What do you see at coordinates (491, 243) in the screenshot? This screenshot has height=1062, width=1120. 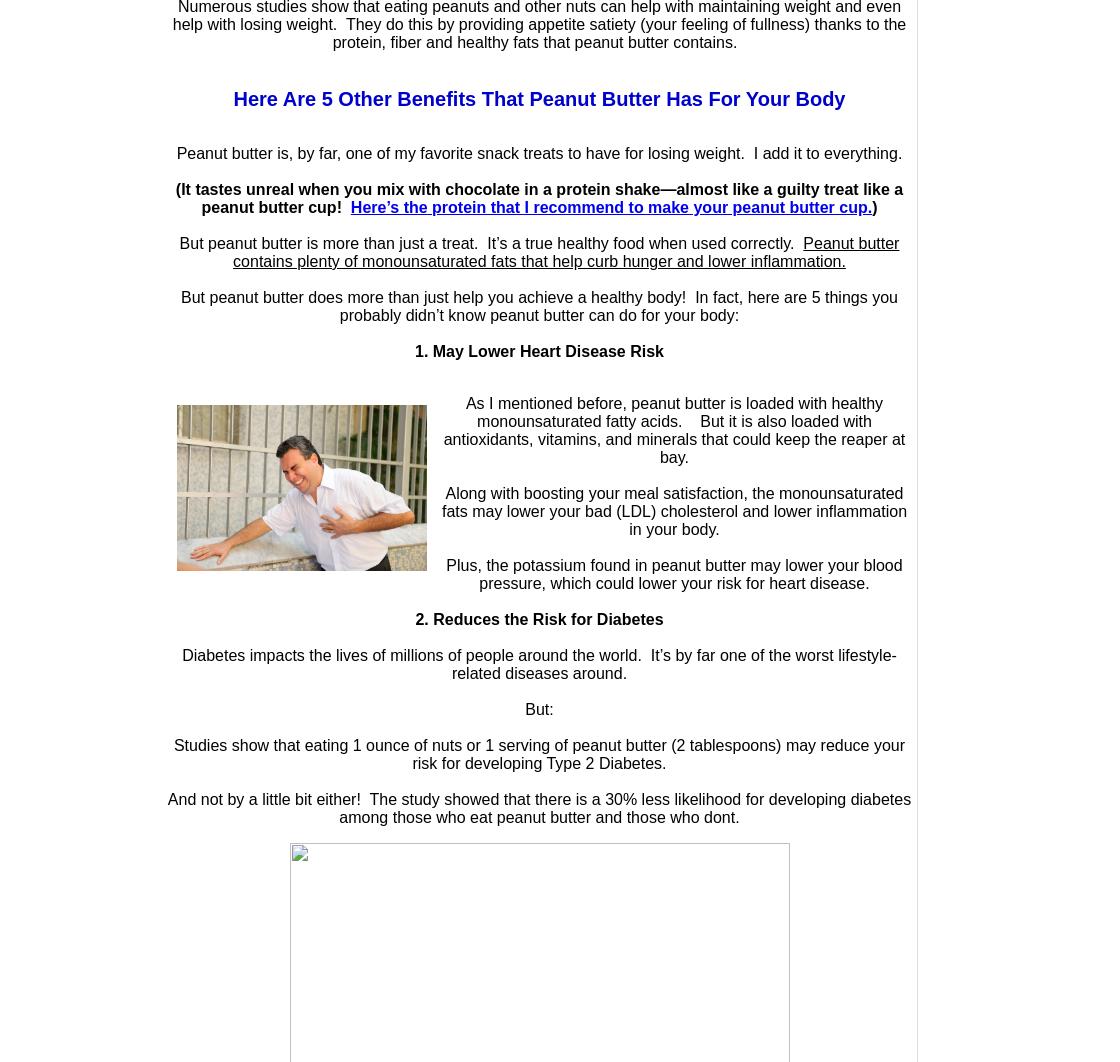 I see `'But peanut butter is more than just a treat.  It’s a true healthy food when used correctly.'` at bounding box center [491, 243].